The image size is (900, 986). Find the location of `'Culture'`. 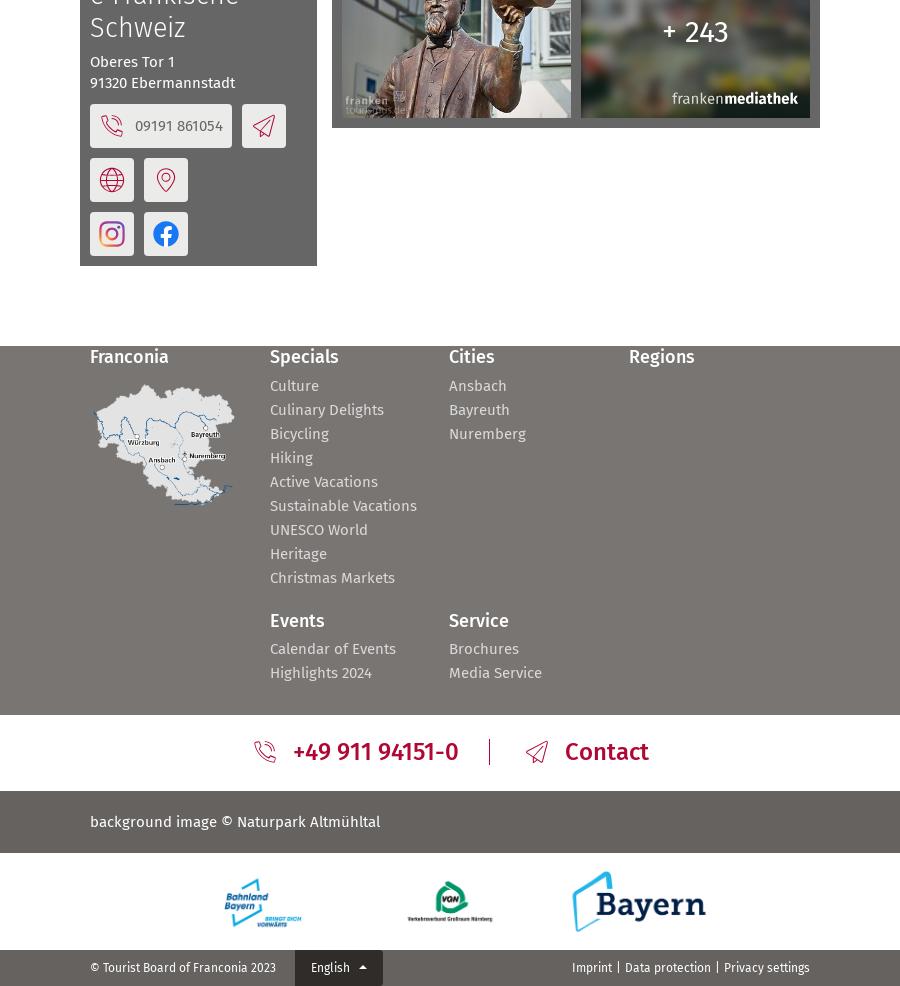

'Culture' is located at coordinates (293, 384).